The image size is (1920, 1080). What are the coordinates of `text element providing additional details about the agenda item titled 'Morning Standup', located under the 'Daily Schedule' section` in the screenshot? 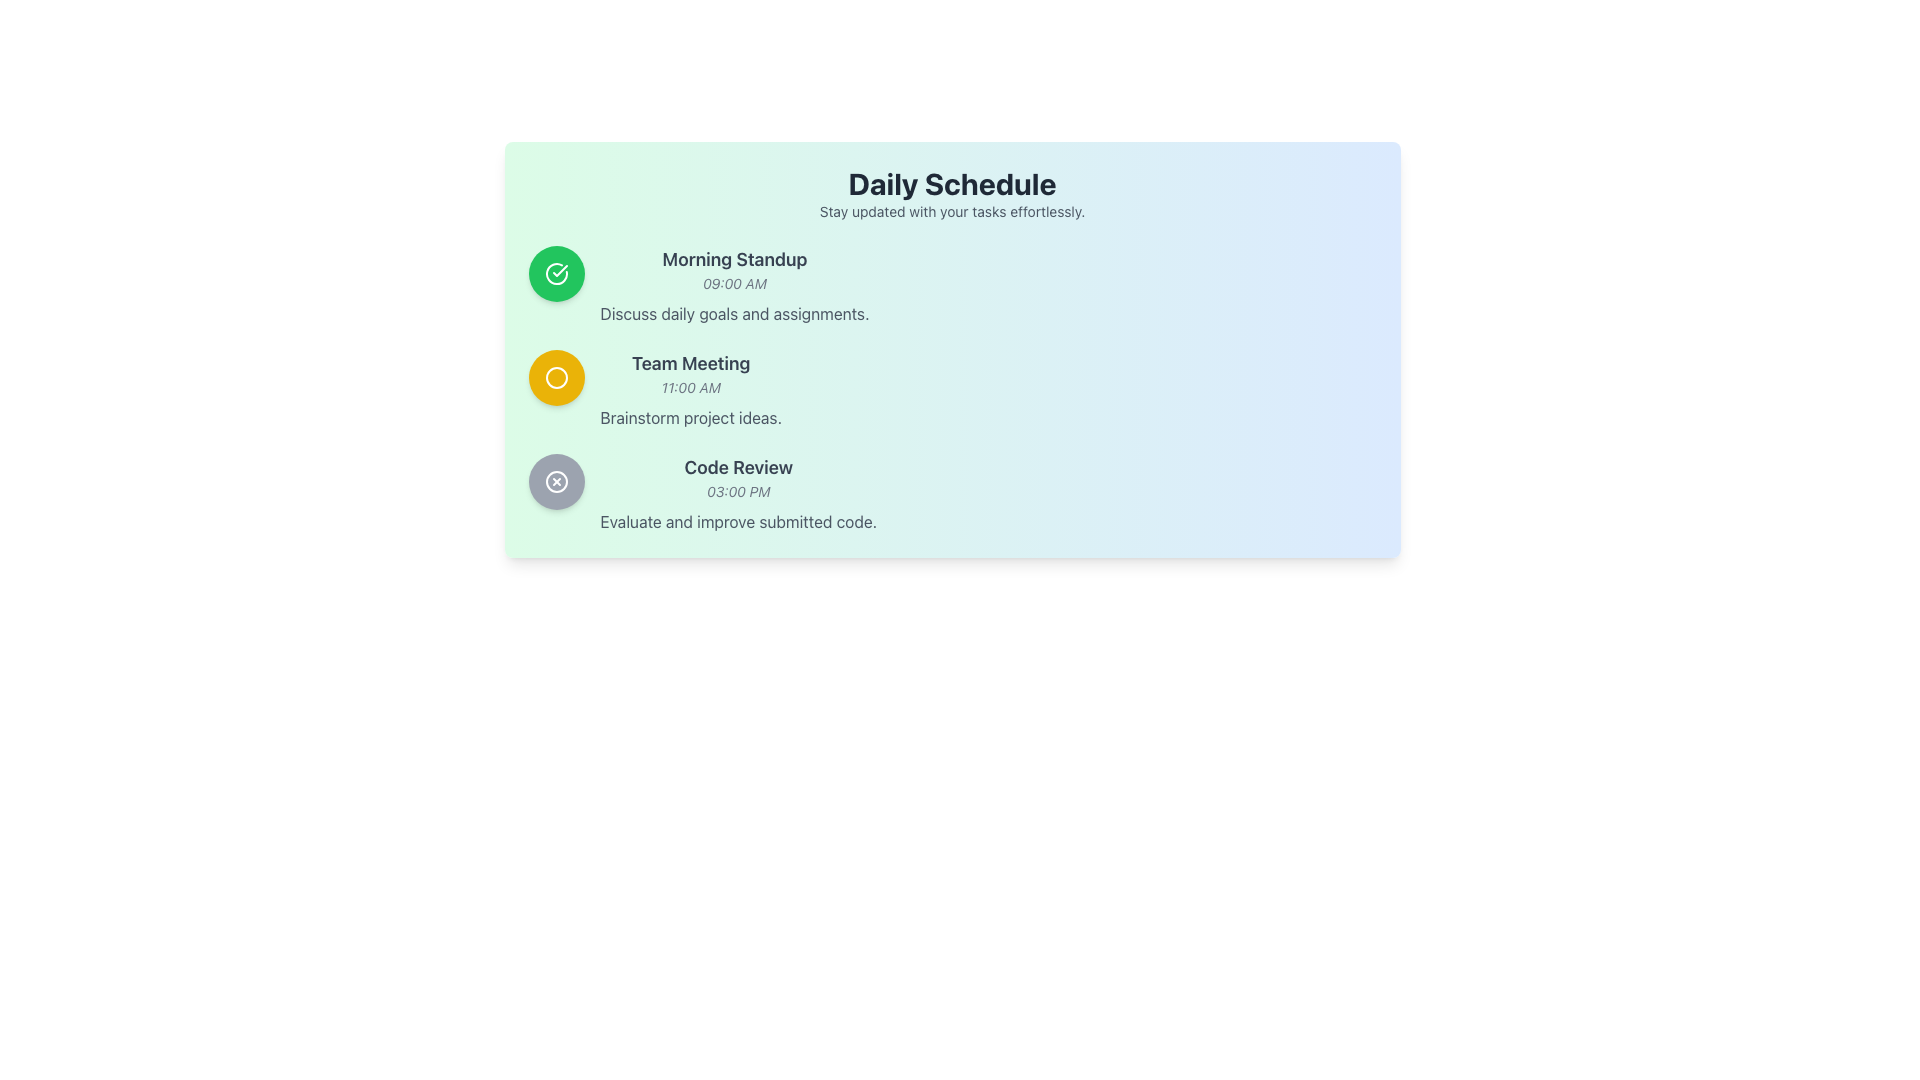 It's located at (733, 313).